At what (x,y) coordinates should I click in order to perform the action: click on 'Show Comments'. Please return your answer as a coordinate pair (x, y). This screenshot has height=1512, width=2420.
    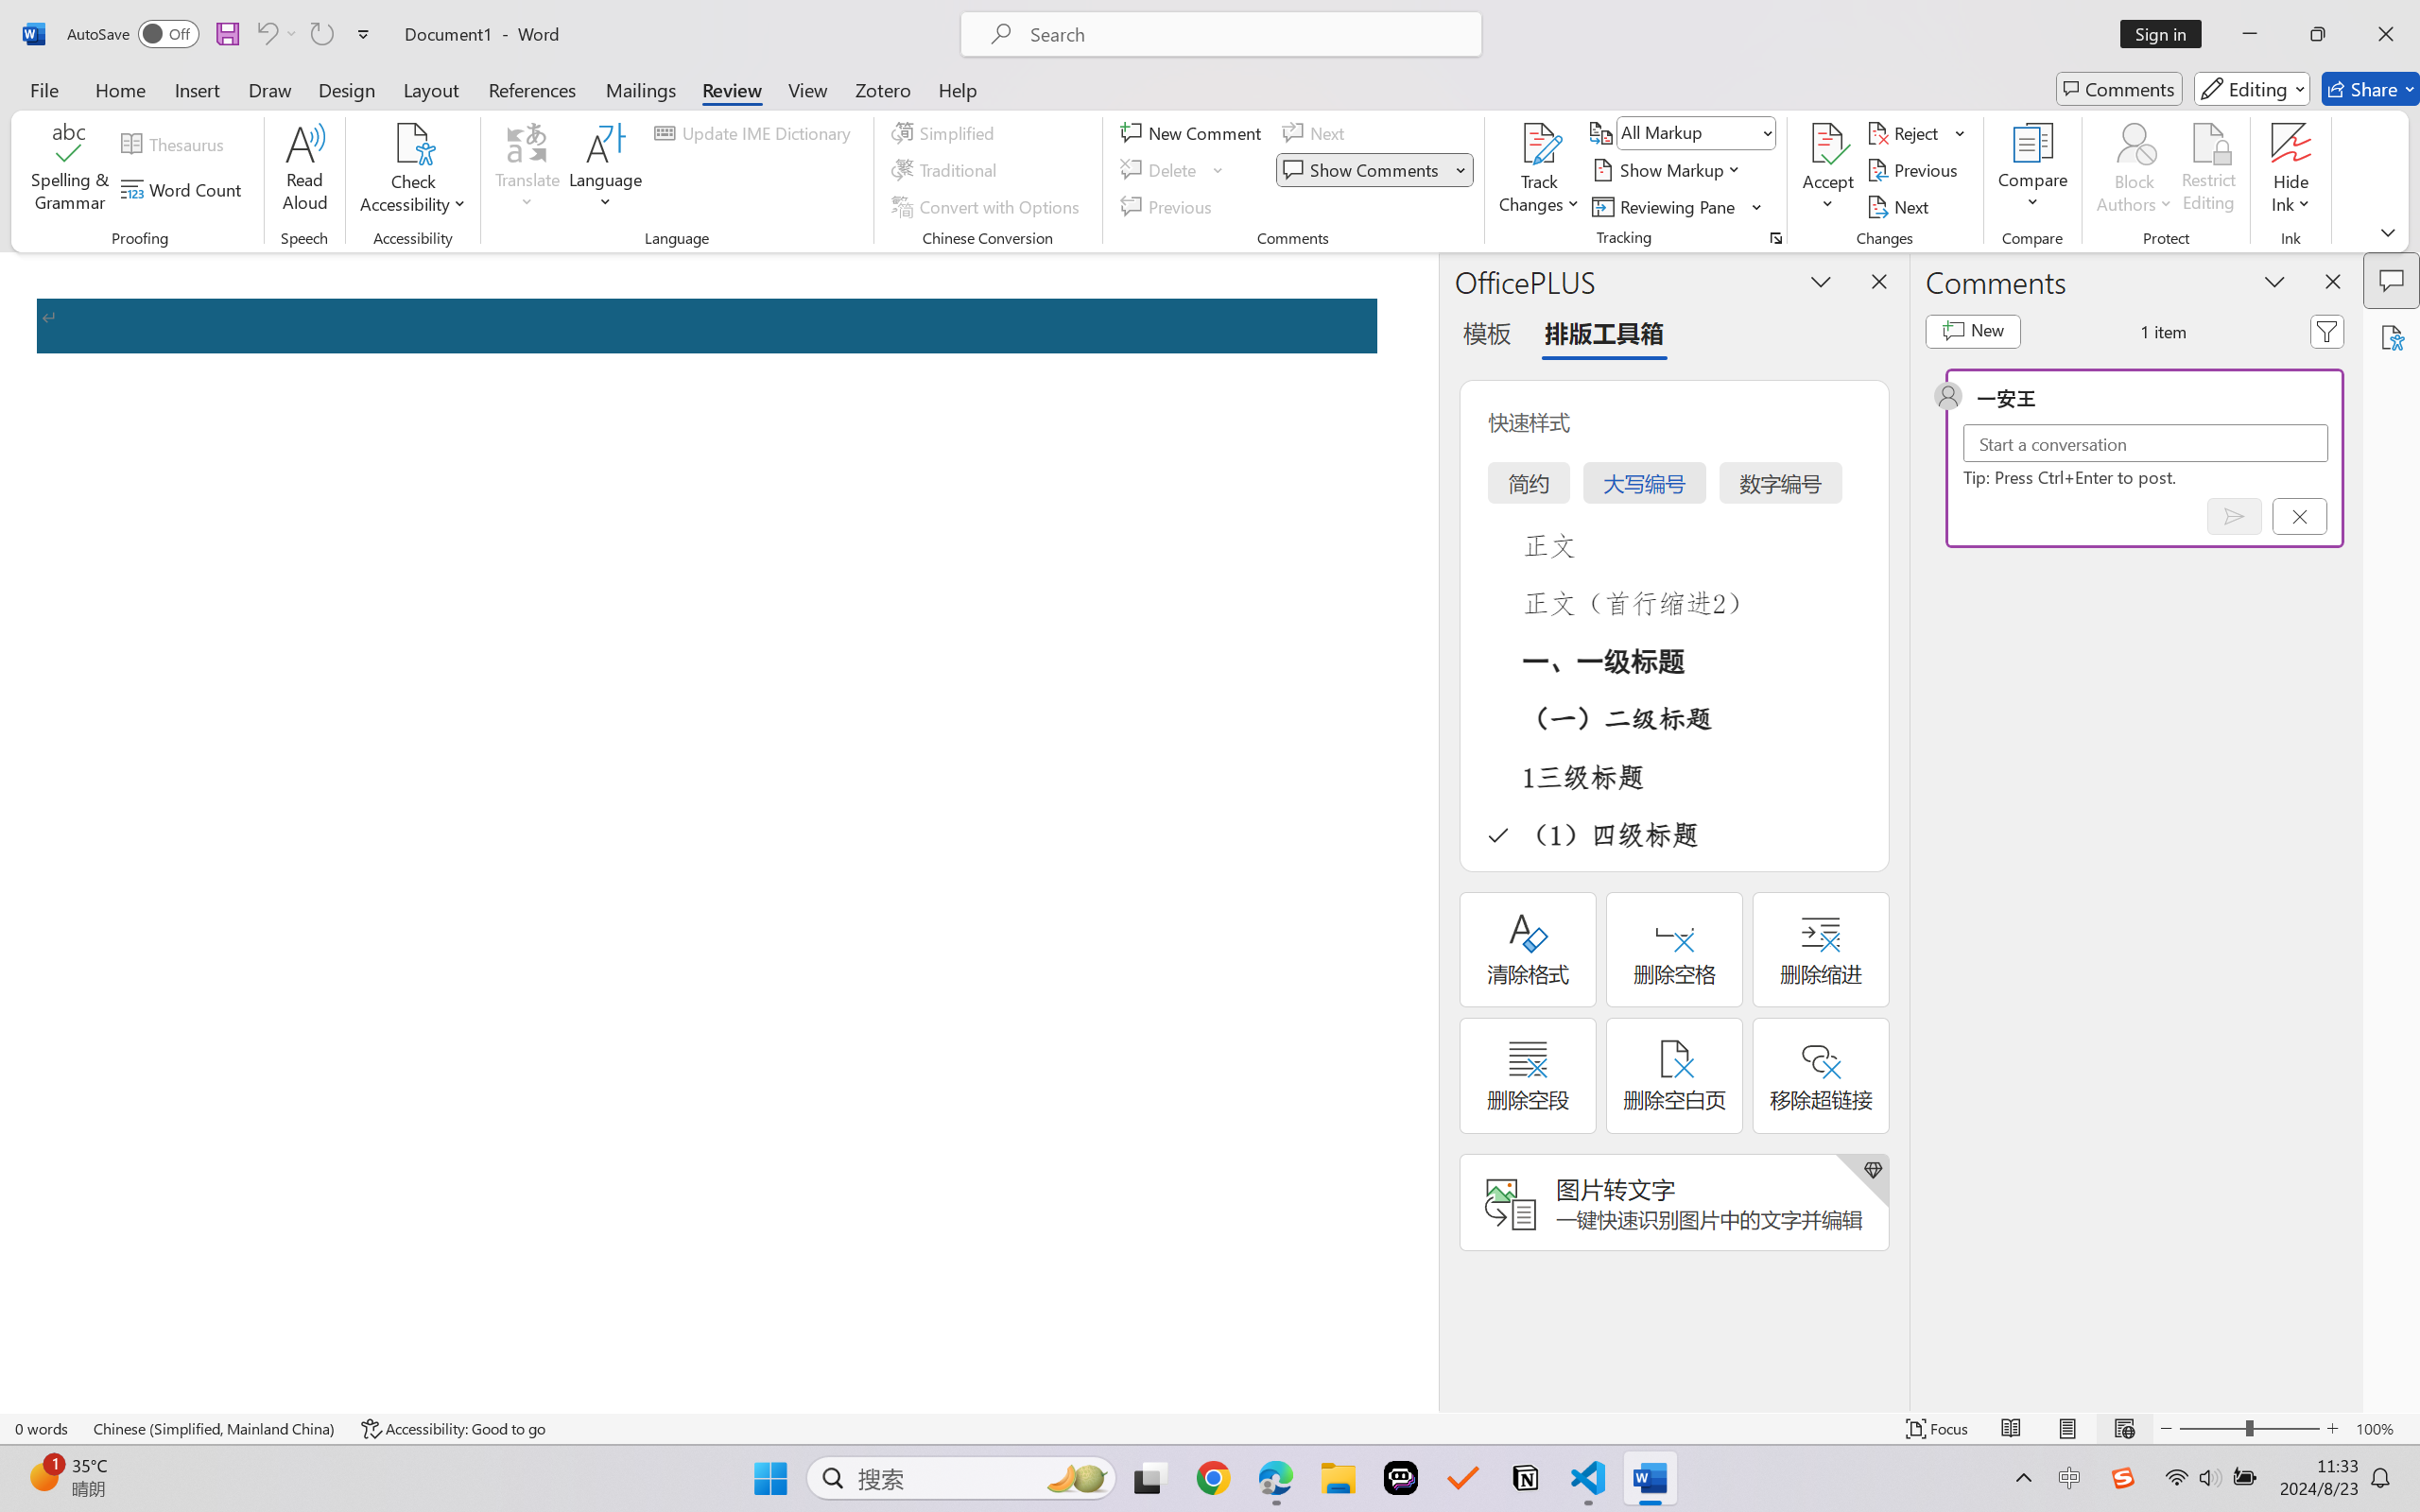
    Looking at the image, I should click on (1363, 170).